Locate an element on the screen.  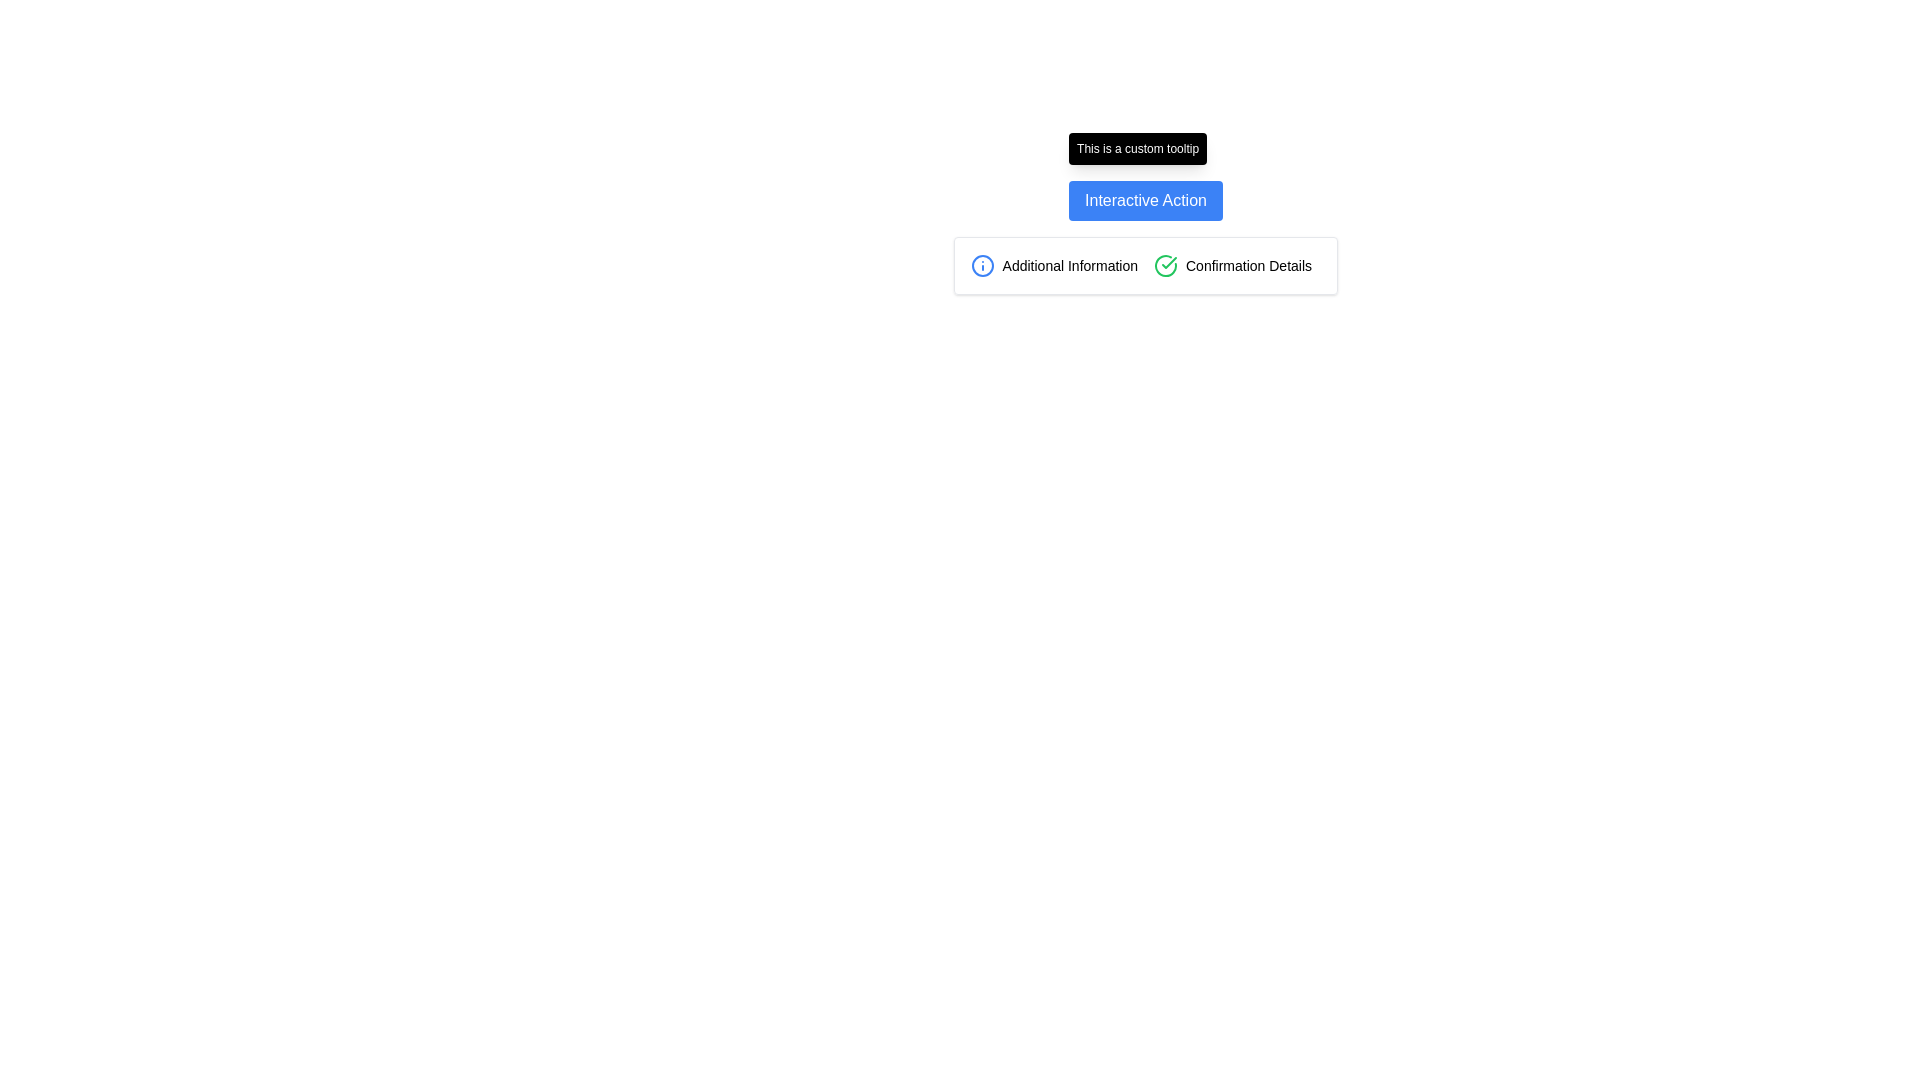
the left part of the green circular confirmation icon located to the right of 'Confirmation Details' is located at coordinates (1166, 265).